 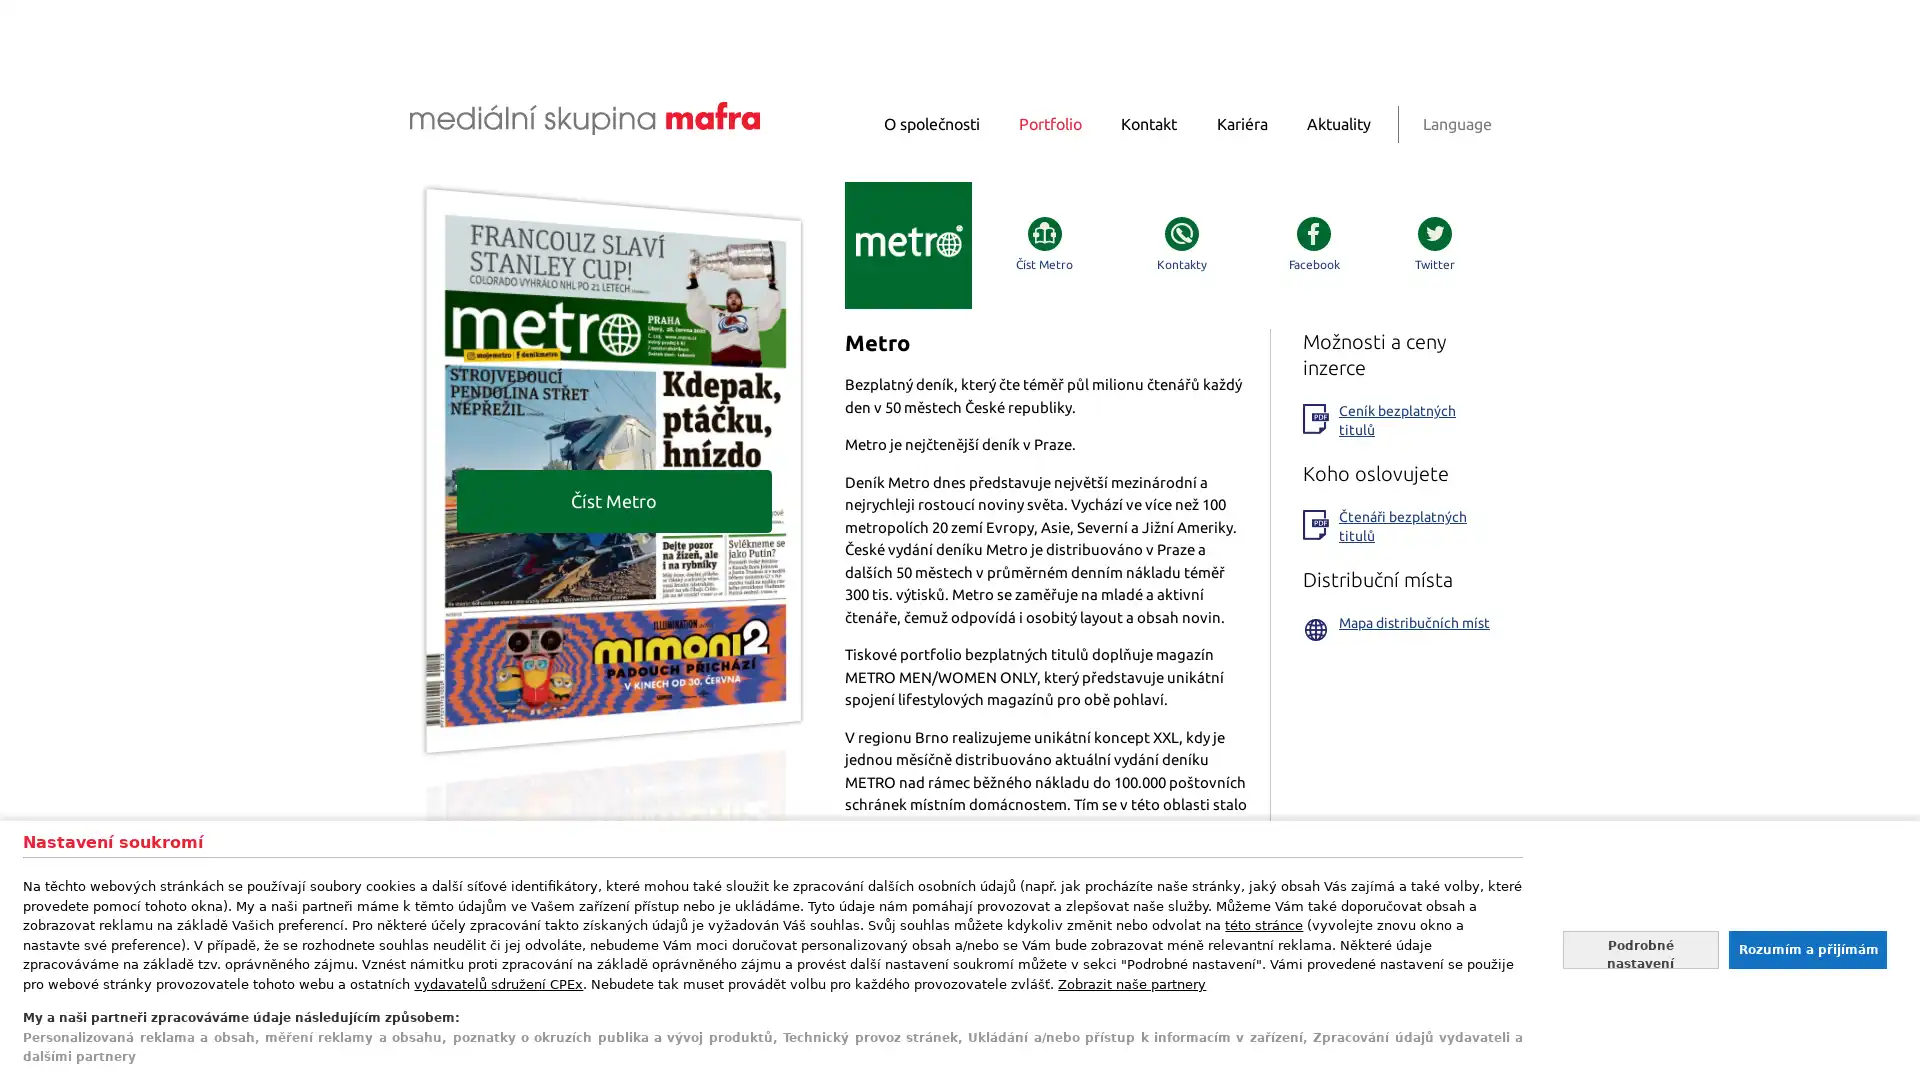 I want to click on Souhlasit s nasim zpracovanim udaju a zavrit, so click(x=1806, y=948).